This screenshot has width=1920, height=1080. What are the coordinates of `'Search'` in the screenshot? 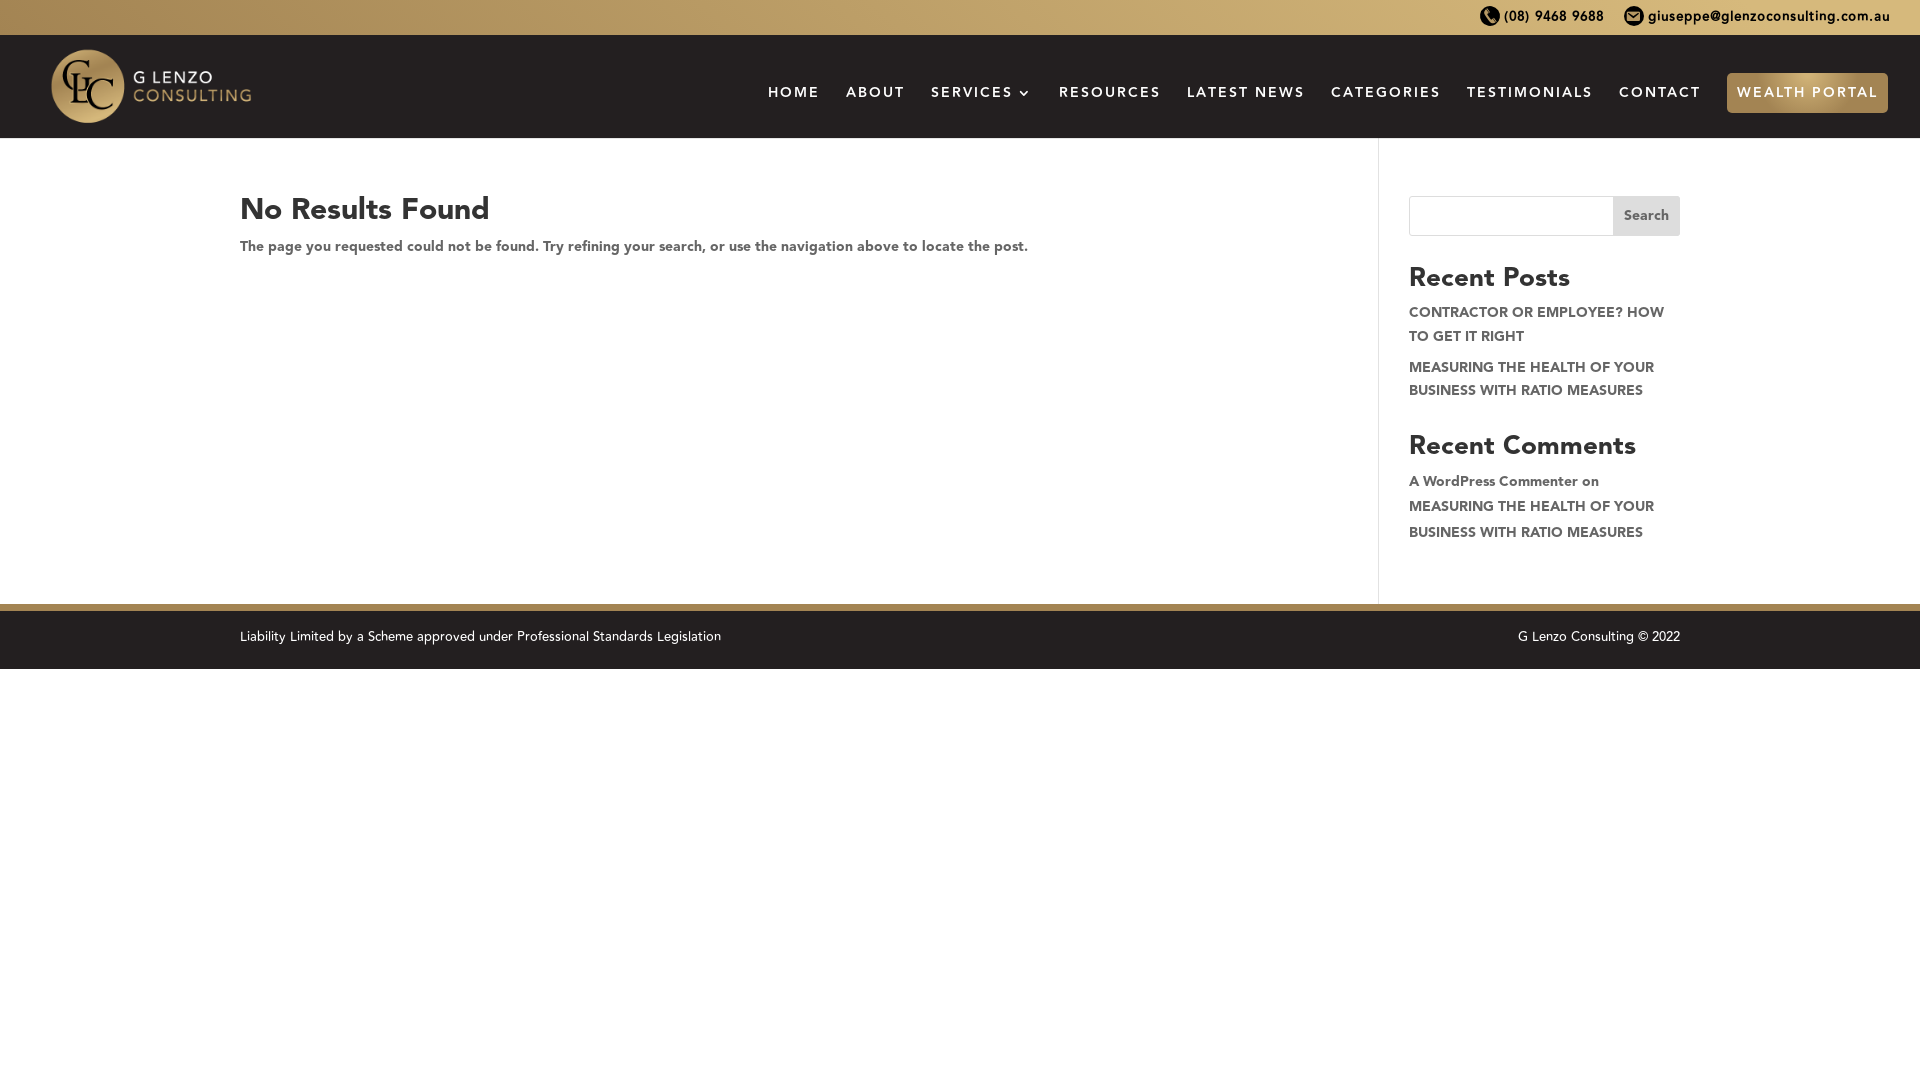 It's located at (1646, 216).